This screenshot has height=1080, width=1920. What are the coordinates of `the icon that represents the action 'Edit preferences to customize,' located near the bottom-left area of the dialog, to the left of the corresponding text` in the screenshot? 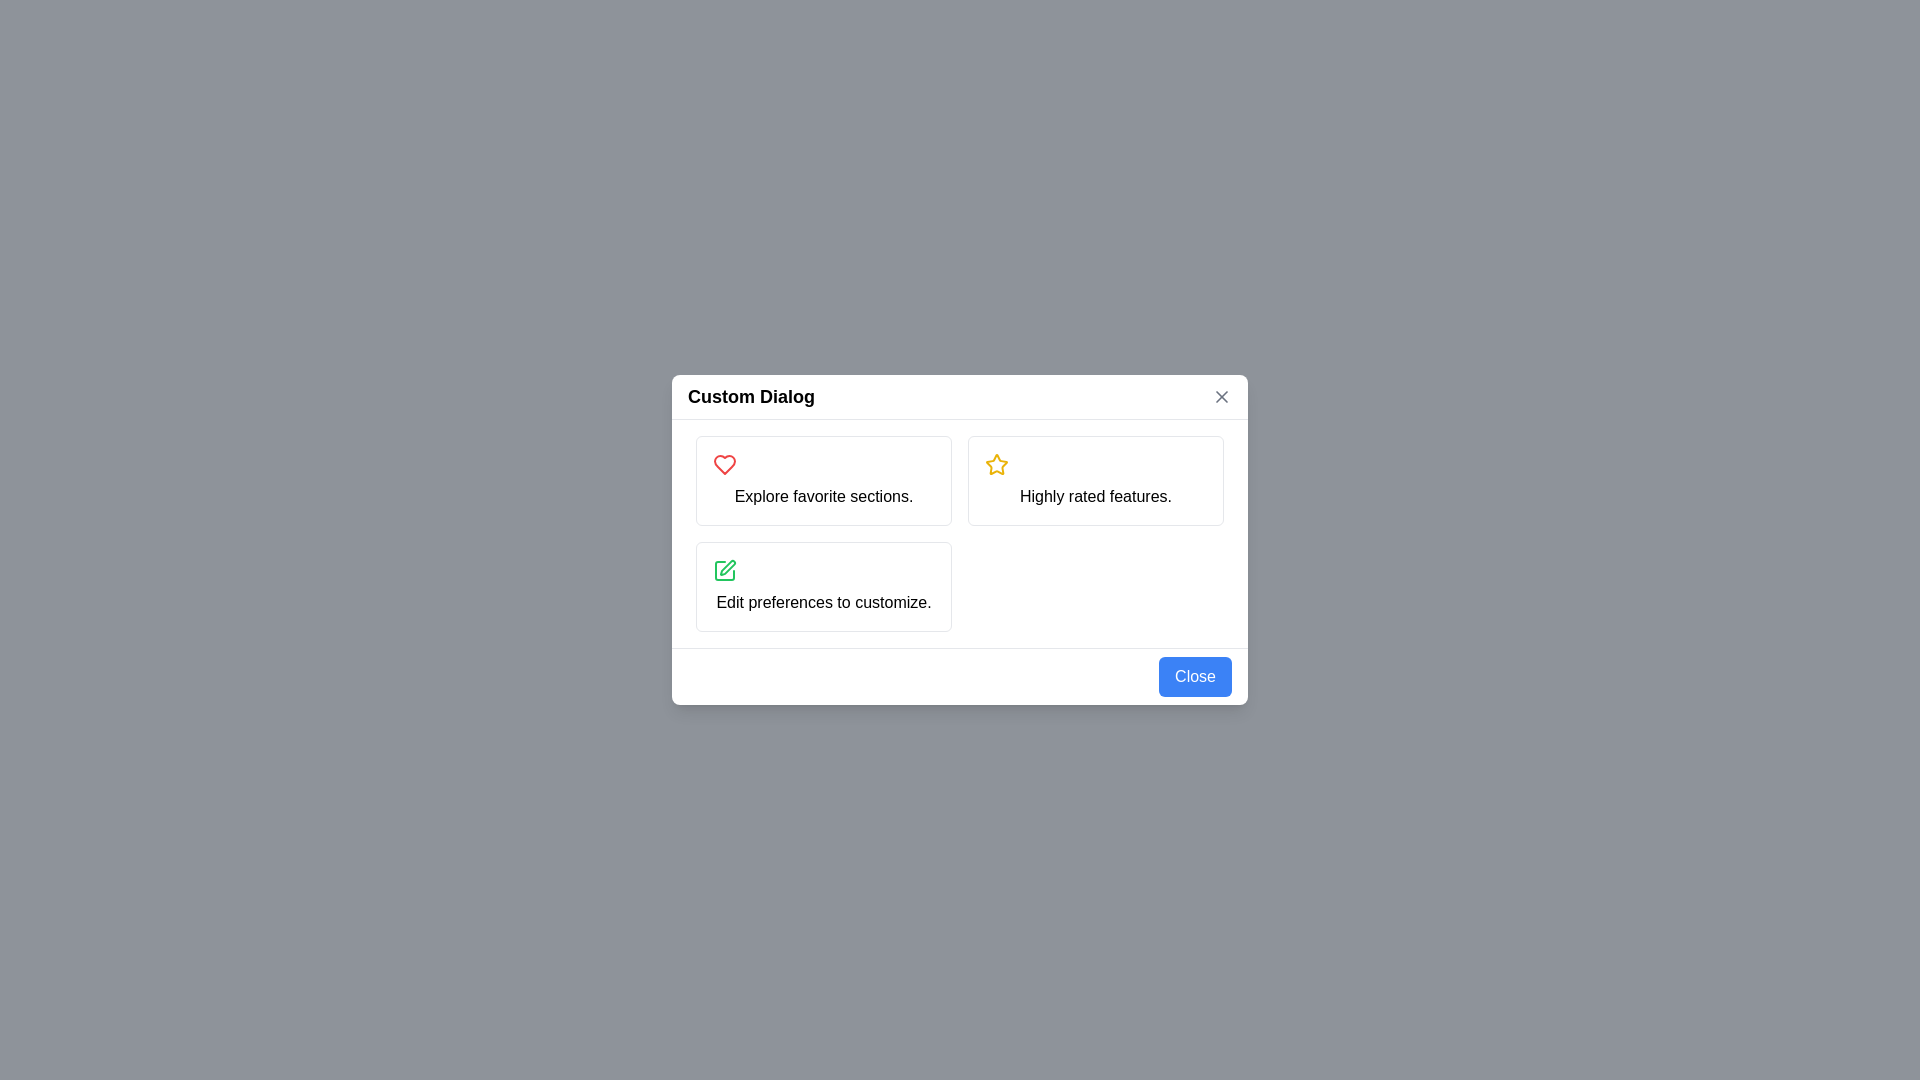 It's located at (723, 570).